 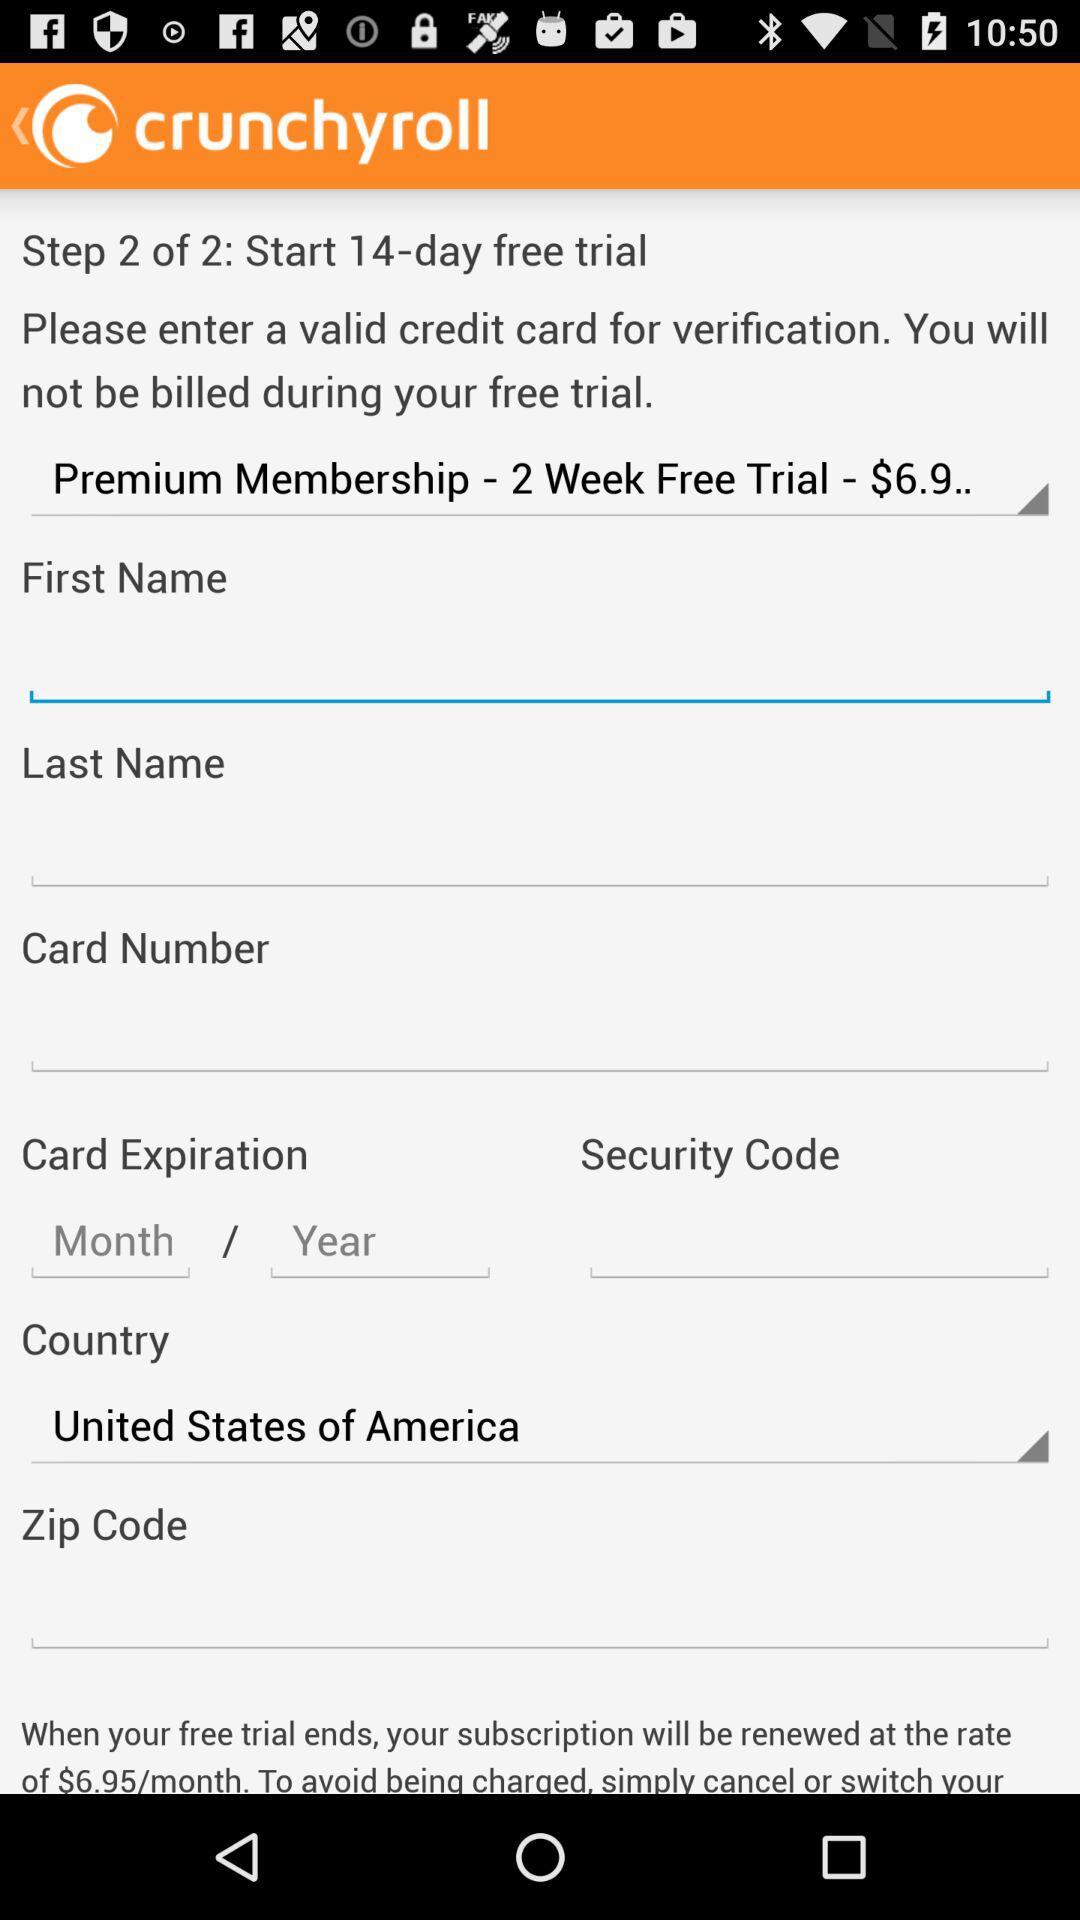 I want to click on text option, so click(x=380, y=1239).